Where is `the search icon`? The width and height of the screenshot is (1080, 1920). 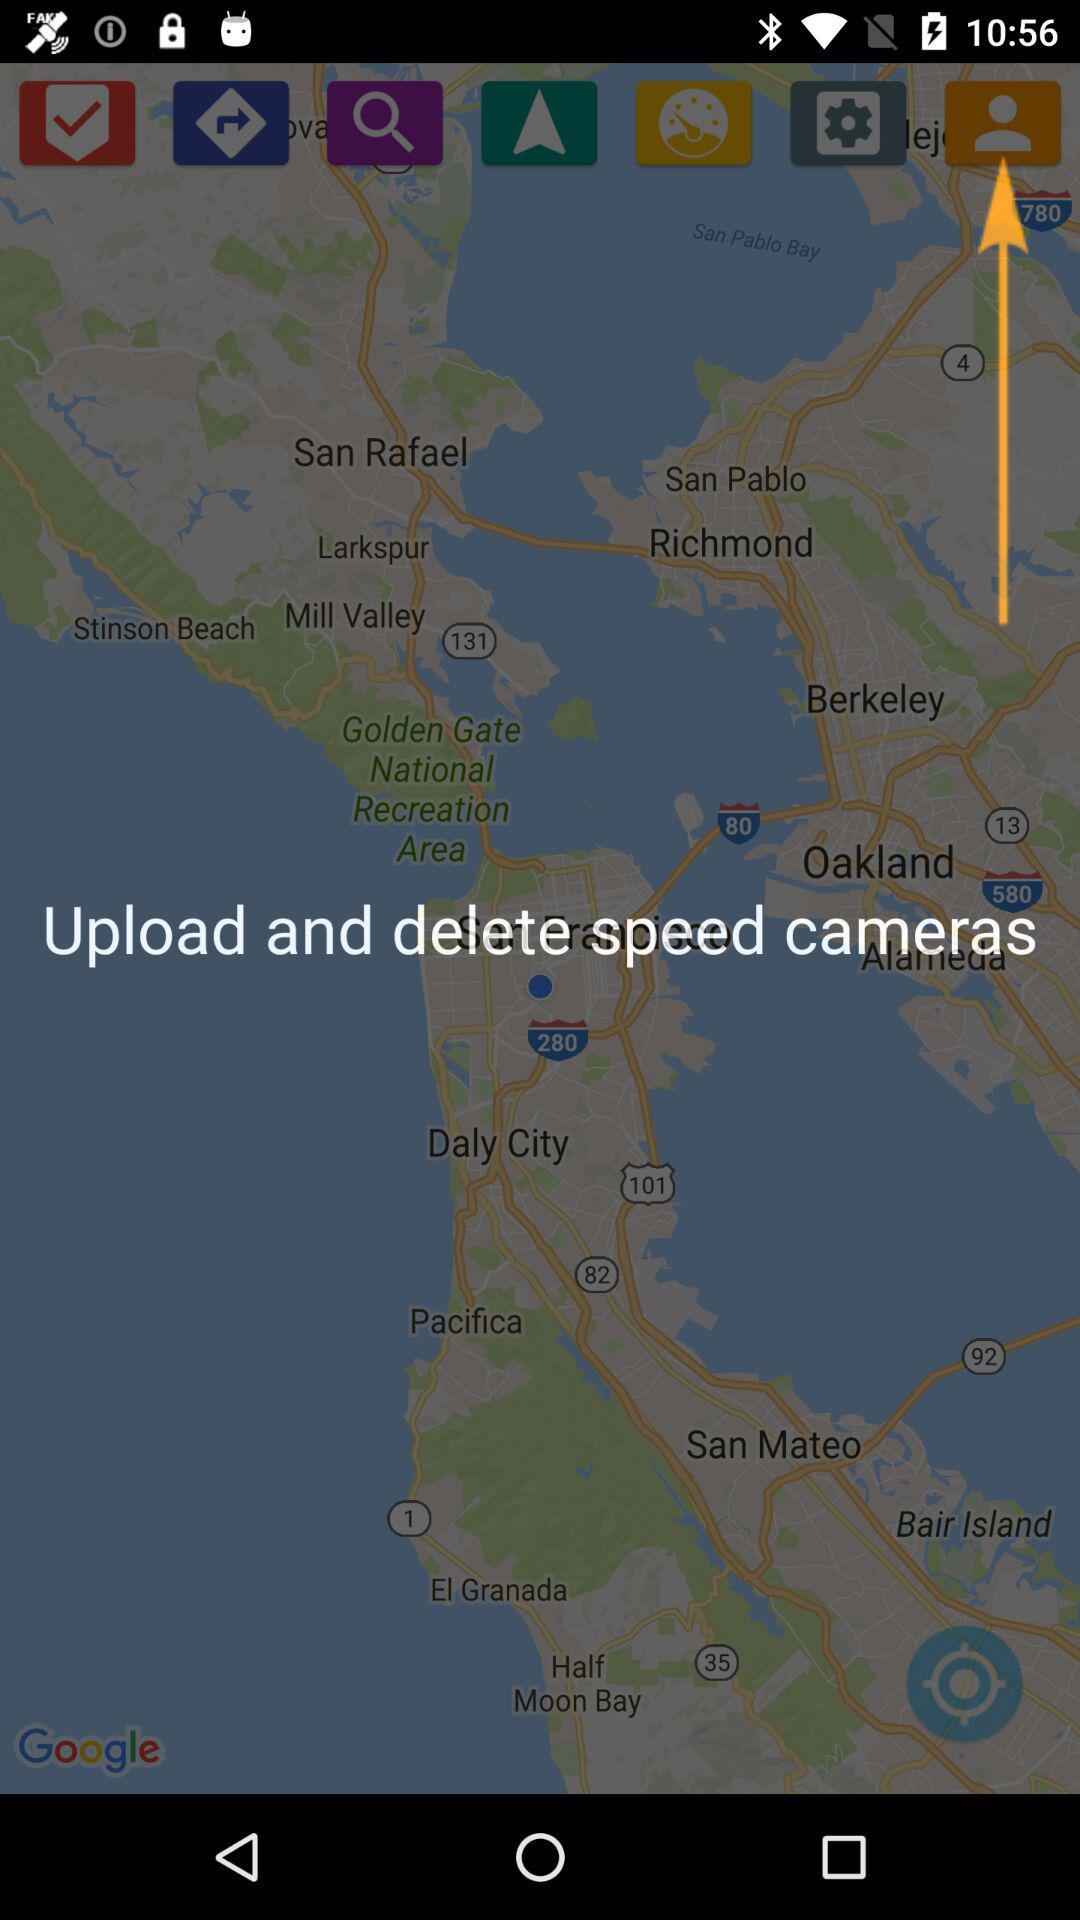
the search icon is located at coordinates (384, 121).